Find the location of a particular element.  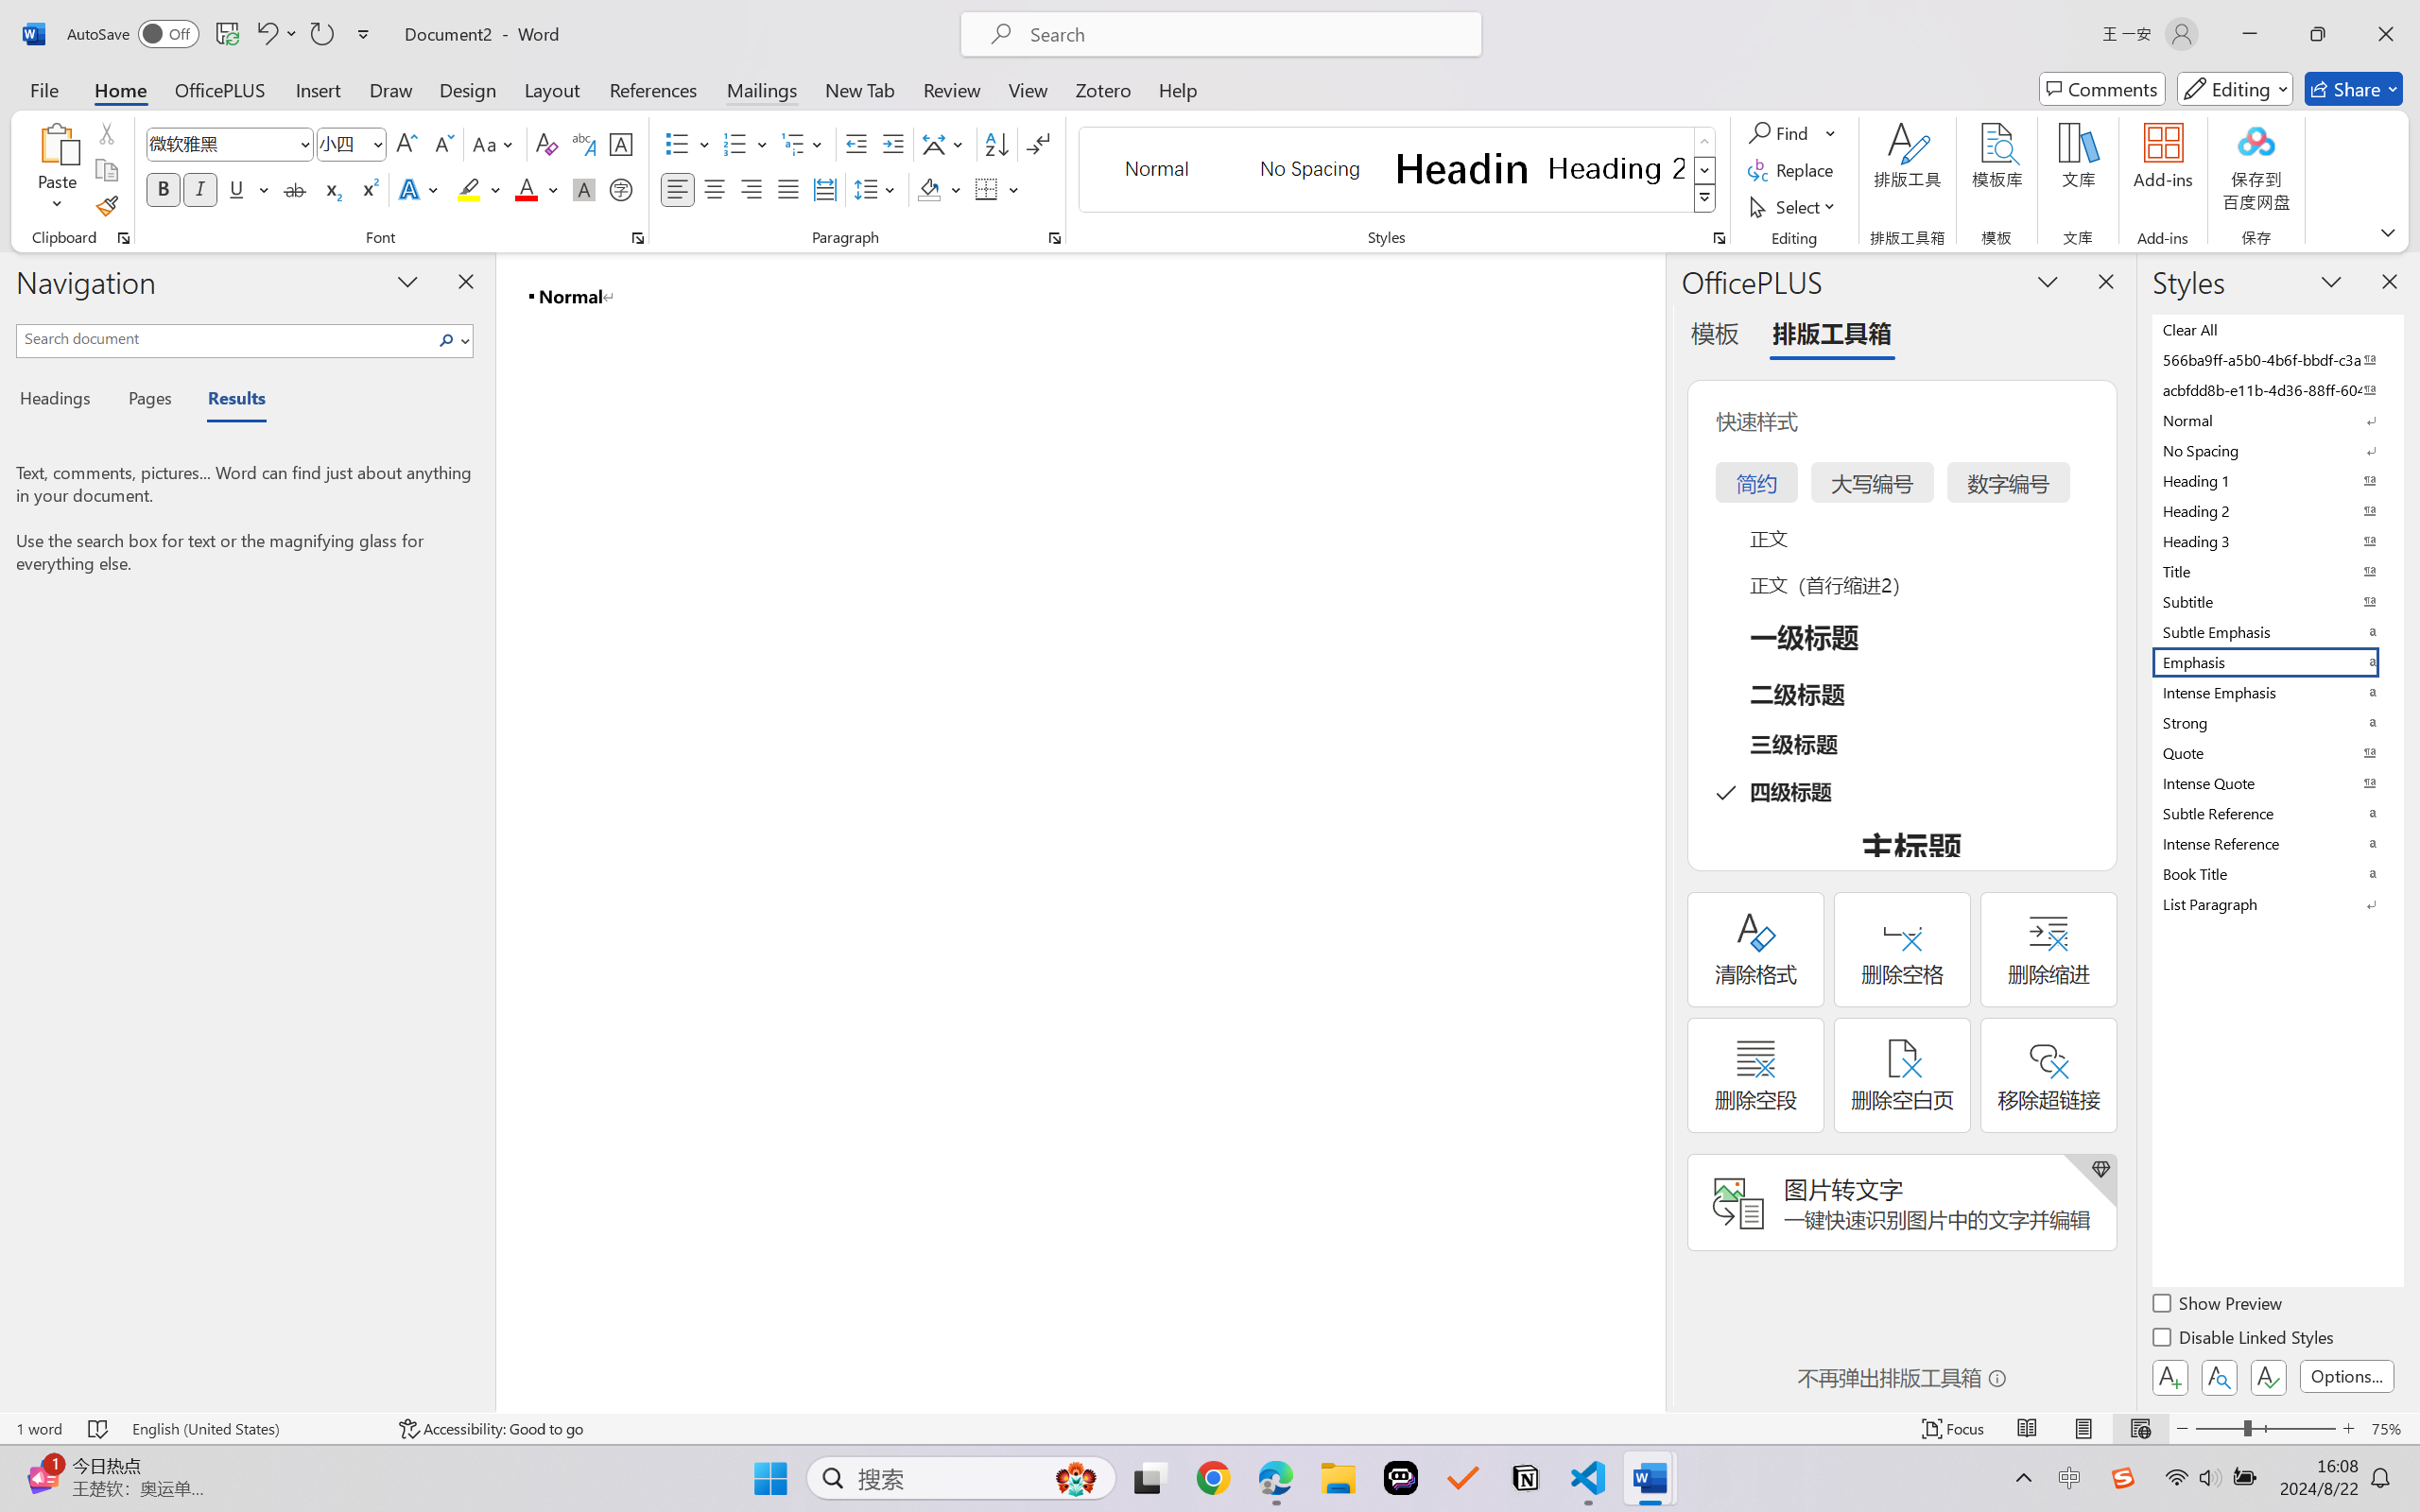

'List Paragraph' is located at coordinates (2275, 902).